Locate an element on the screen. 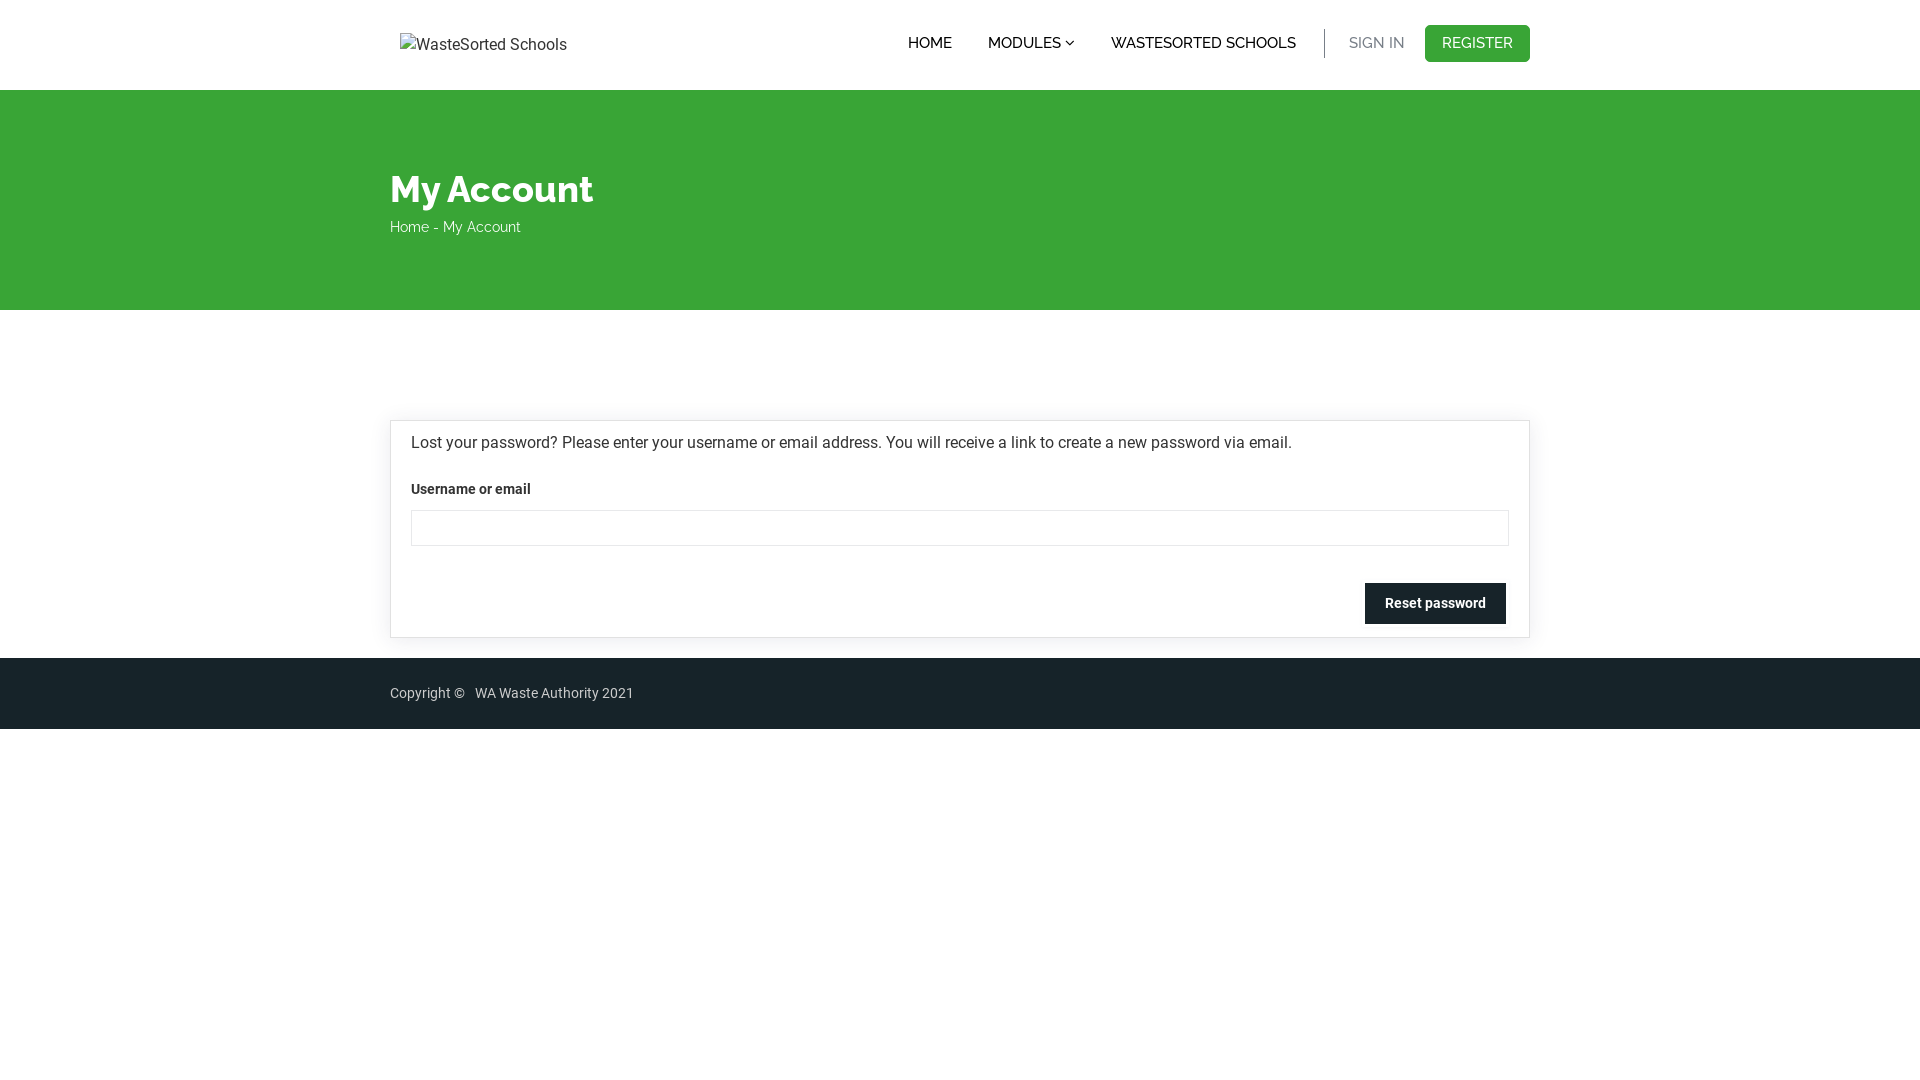 The height and width of the screenshot is (1080, 1920). 'MODULES' is located at coordinates (979, 42).